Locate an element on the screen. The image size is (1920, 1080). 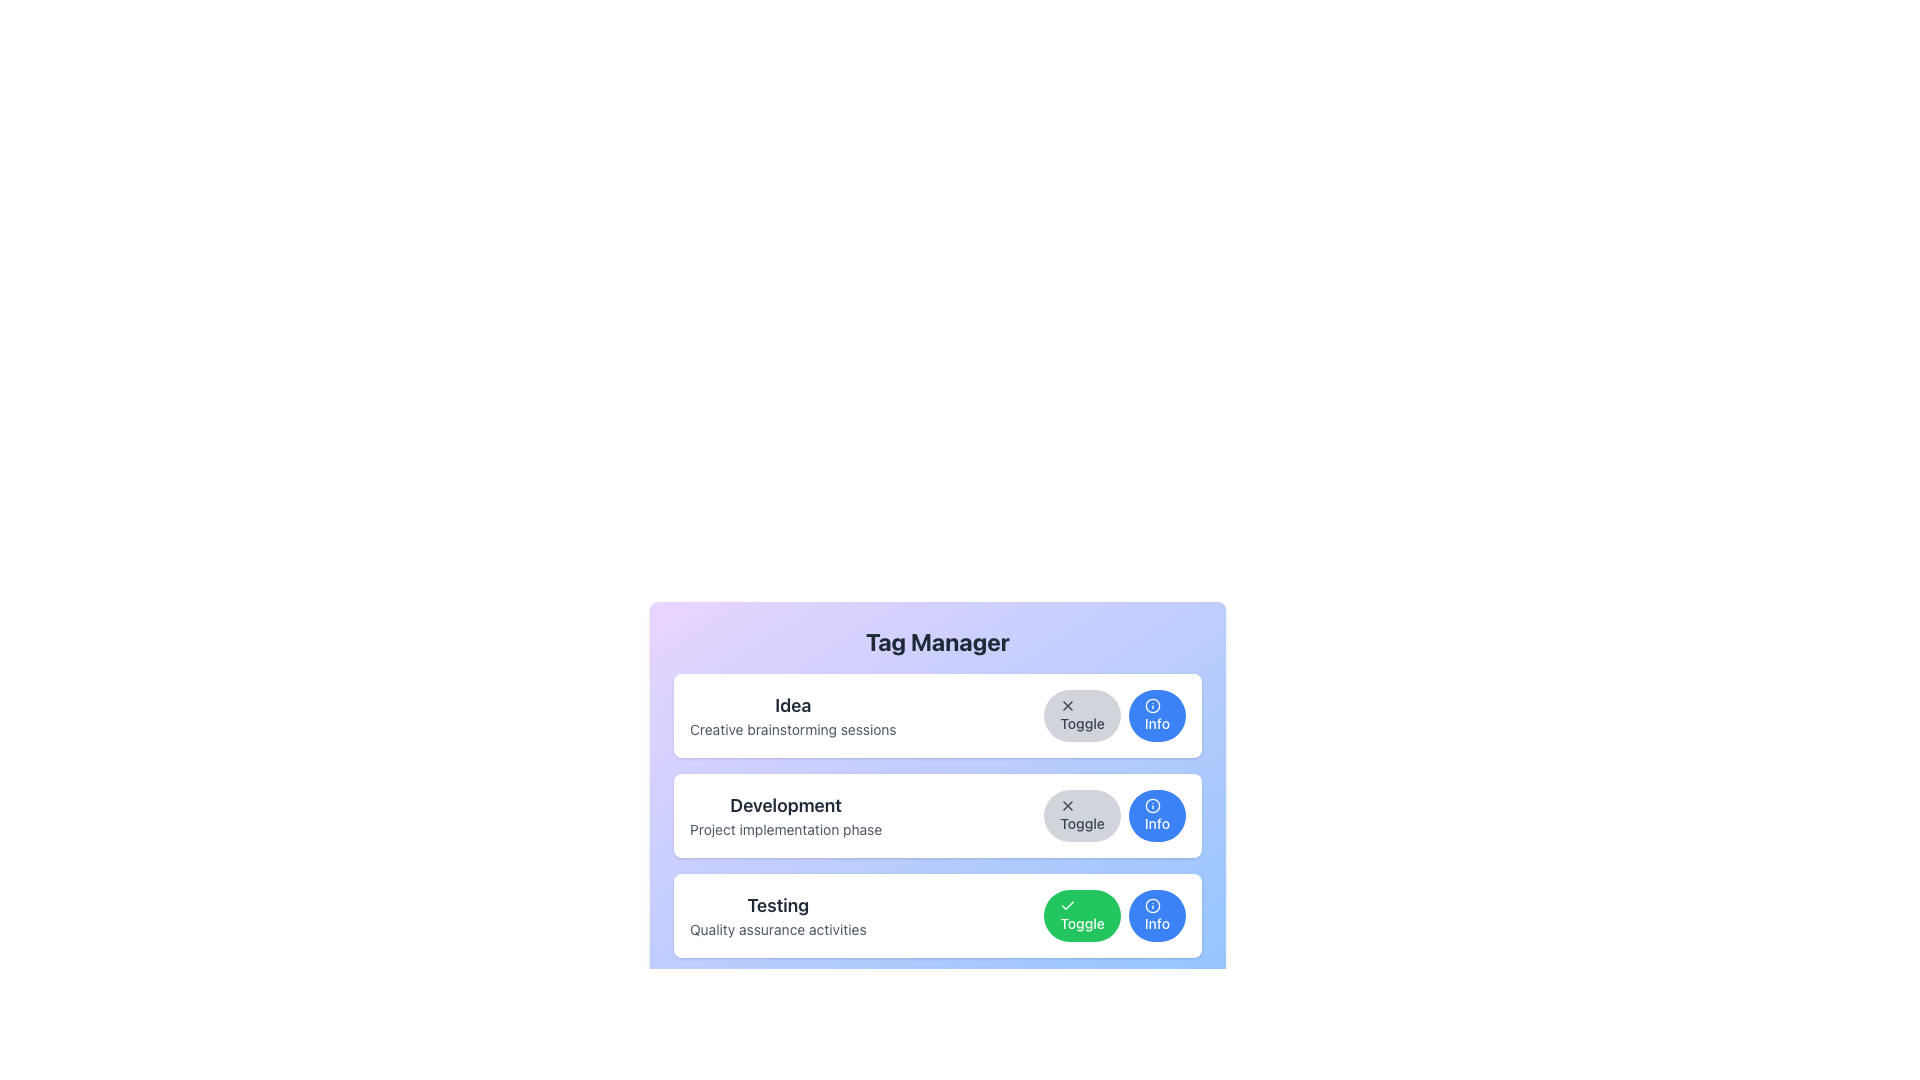
the circular blue button labeled 'Info' with a white 'i' icon is located at coordinates (1157, 715).